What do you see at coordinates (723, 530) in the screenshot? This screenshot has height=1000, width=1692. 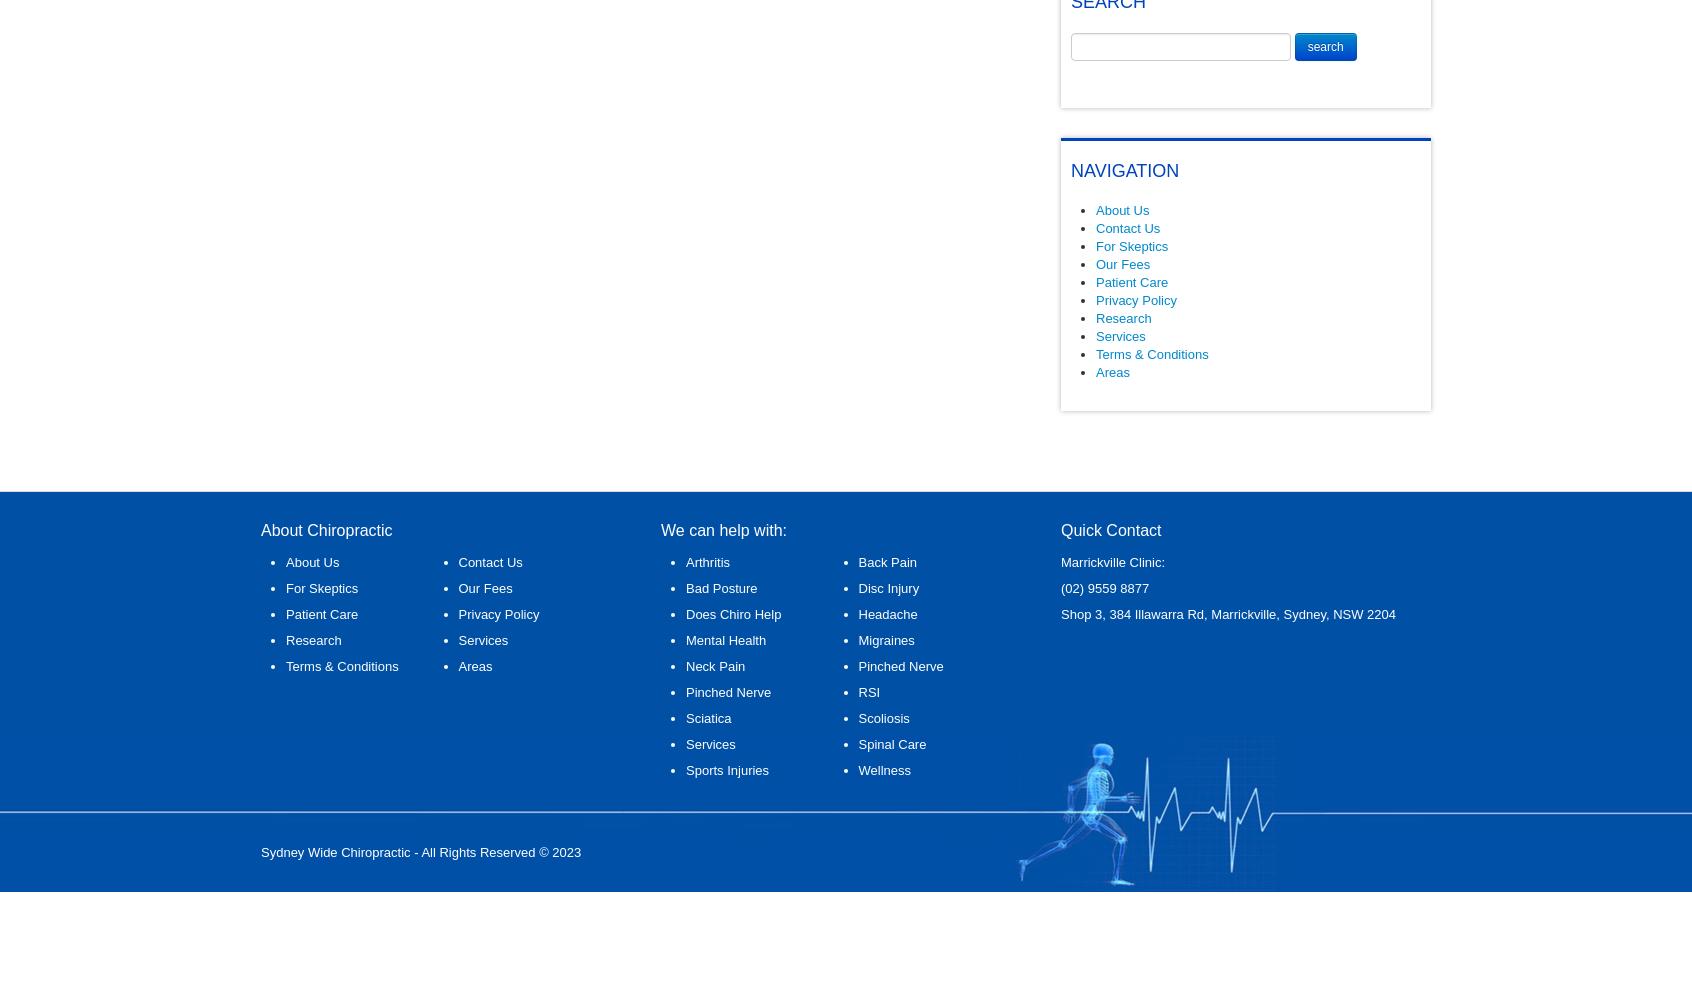 I see `'We can help with:'` at bounding box center [723, 530].